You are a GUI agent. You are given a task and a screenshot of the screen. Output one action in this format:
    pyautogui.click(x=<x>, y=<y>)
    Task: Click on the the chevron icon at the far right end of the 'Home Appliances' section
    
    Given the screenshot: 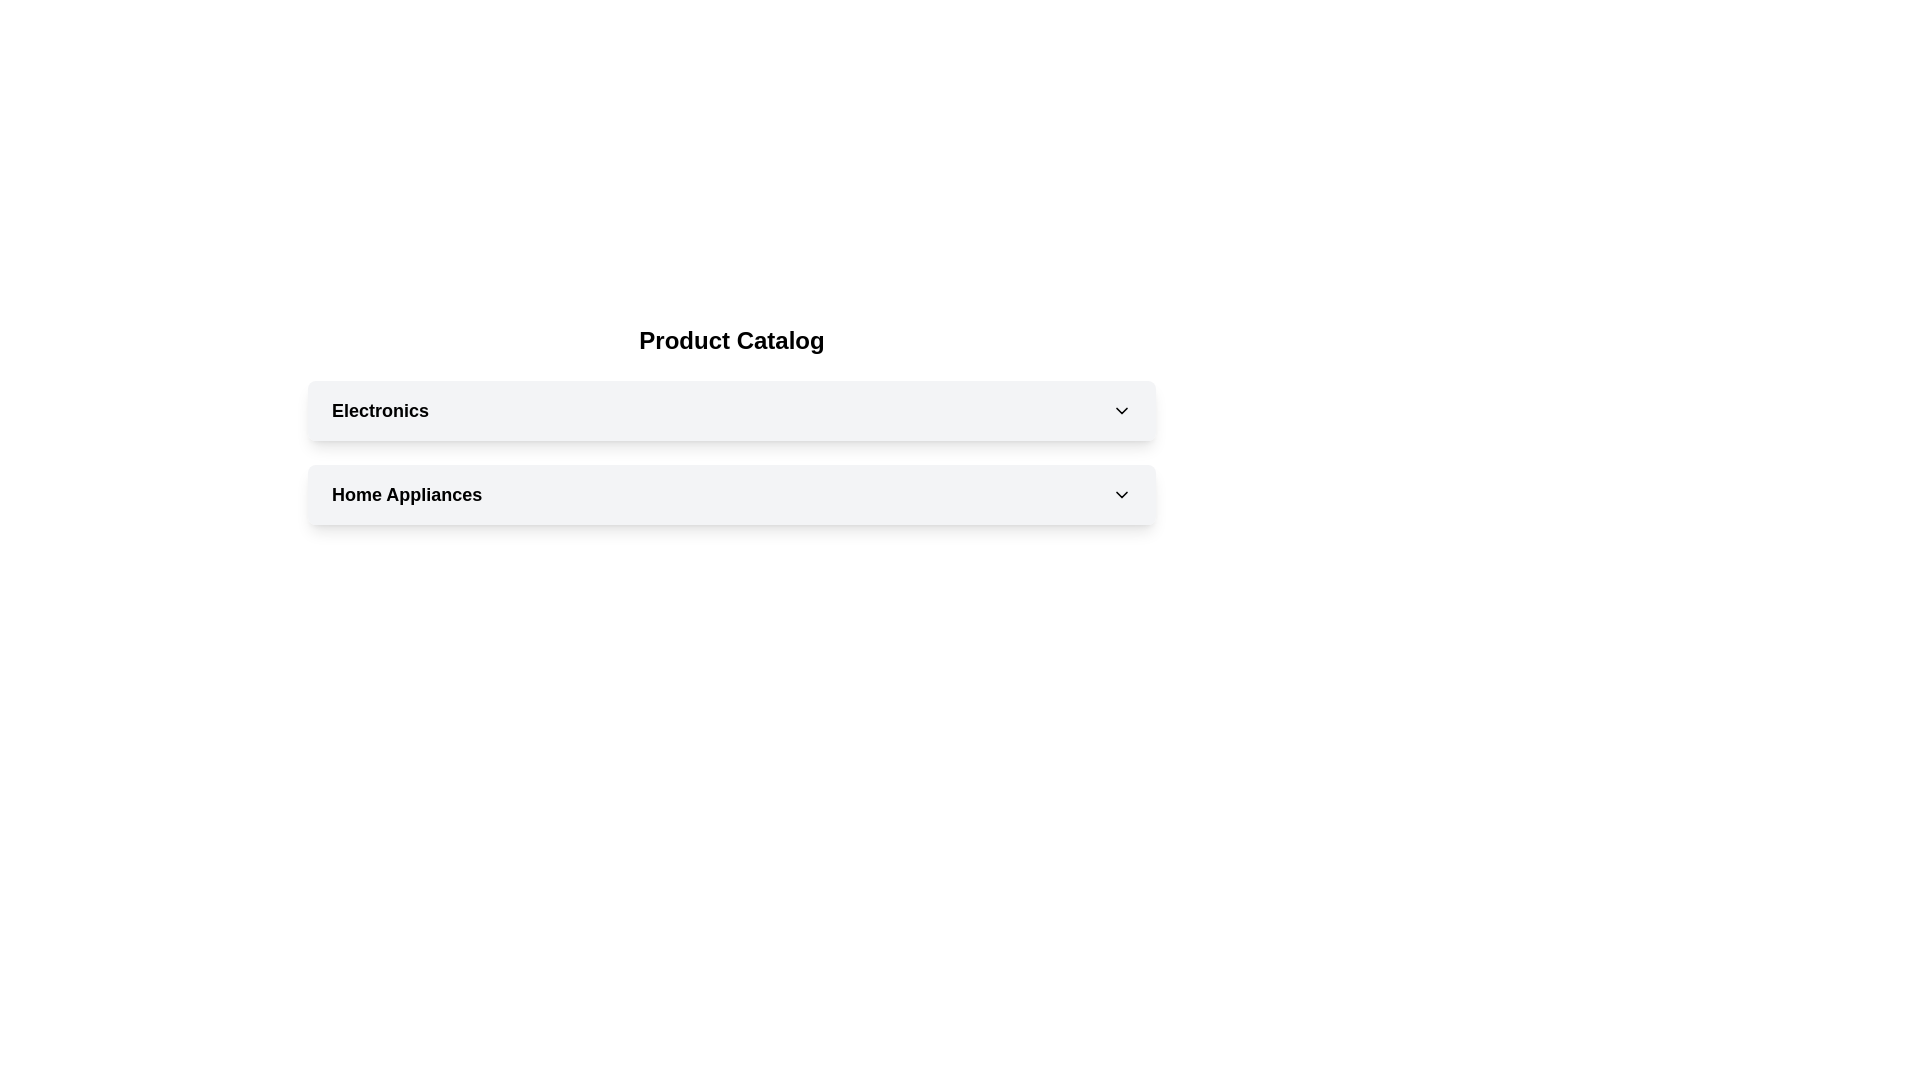 What is the action you would take?
    pyautogui.click(x=1122, y=494)
    